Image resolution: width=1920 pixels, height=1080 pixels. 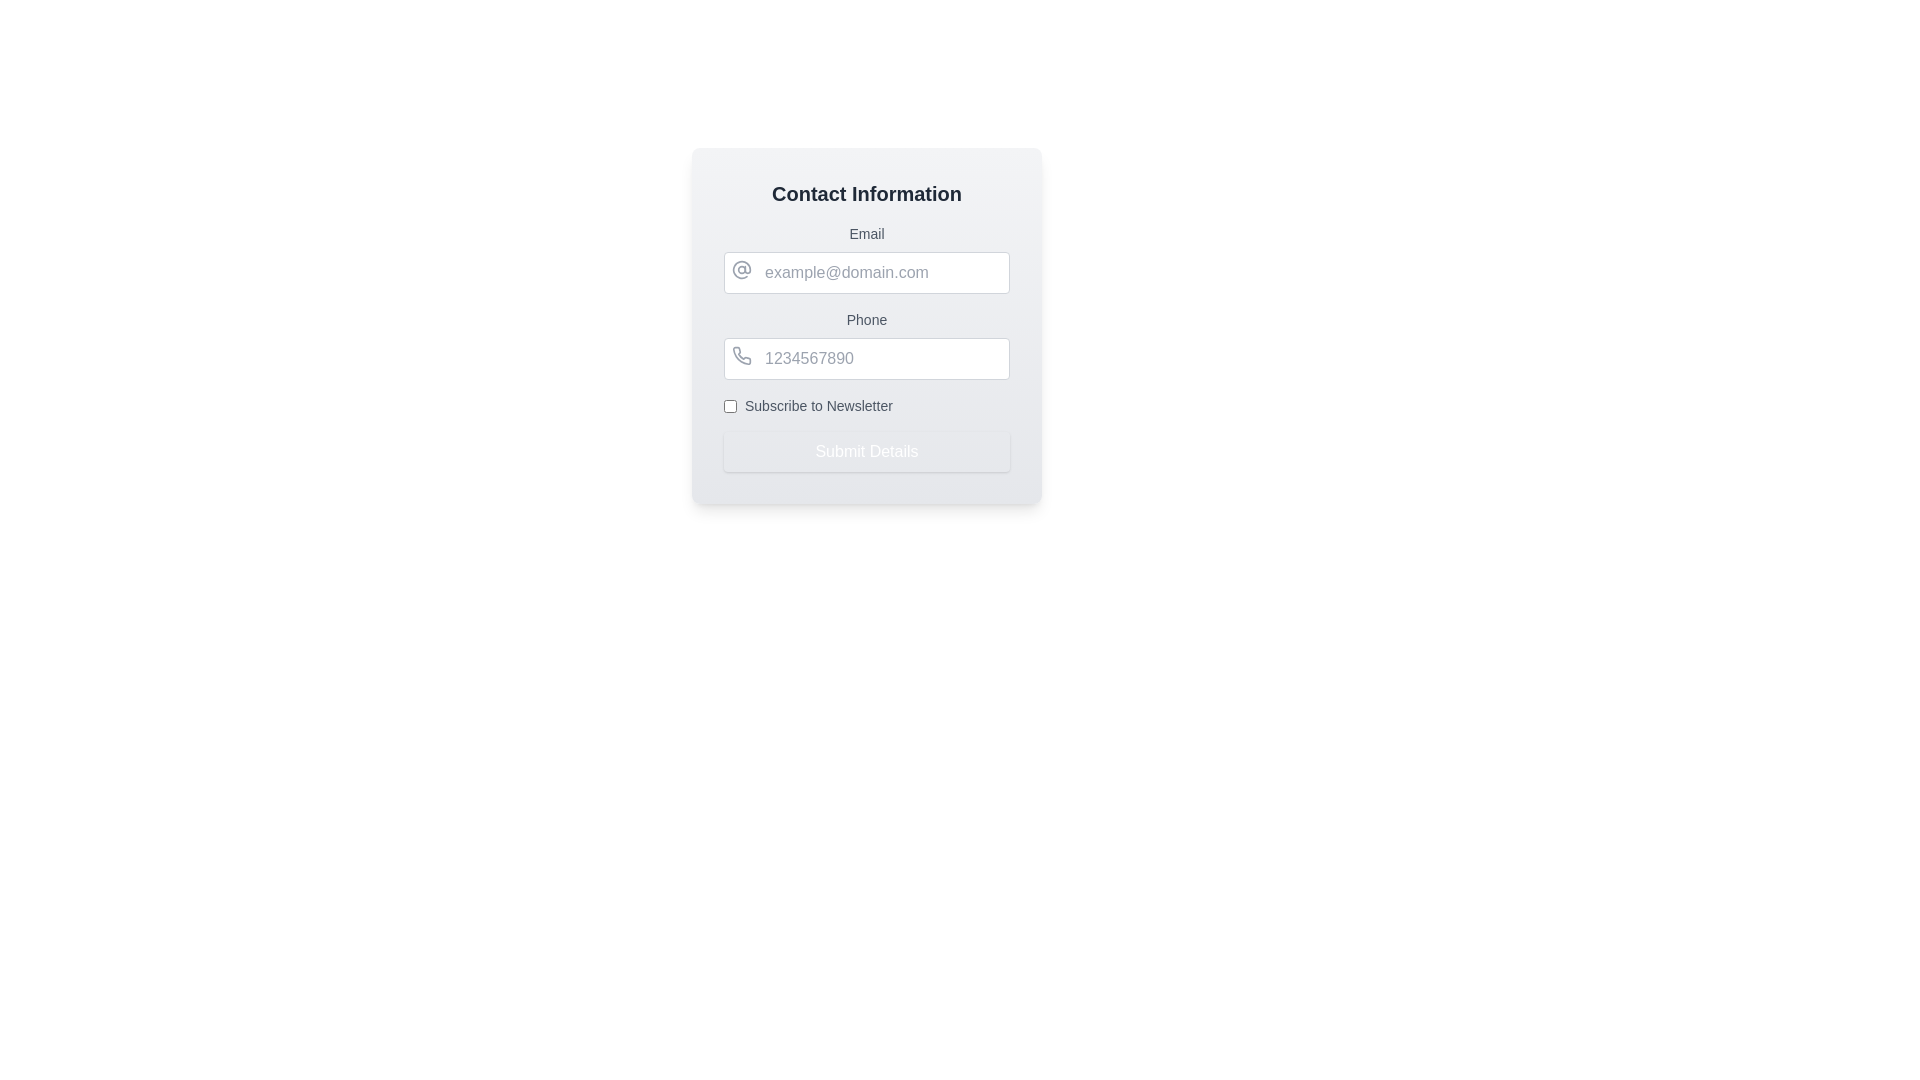 I want to click on the phone number input field located in the center of the layout, beneath the Email input field and above the Subscribe to Newsletter checkbox, to focus the input box, so click(x=867, y=343).